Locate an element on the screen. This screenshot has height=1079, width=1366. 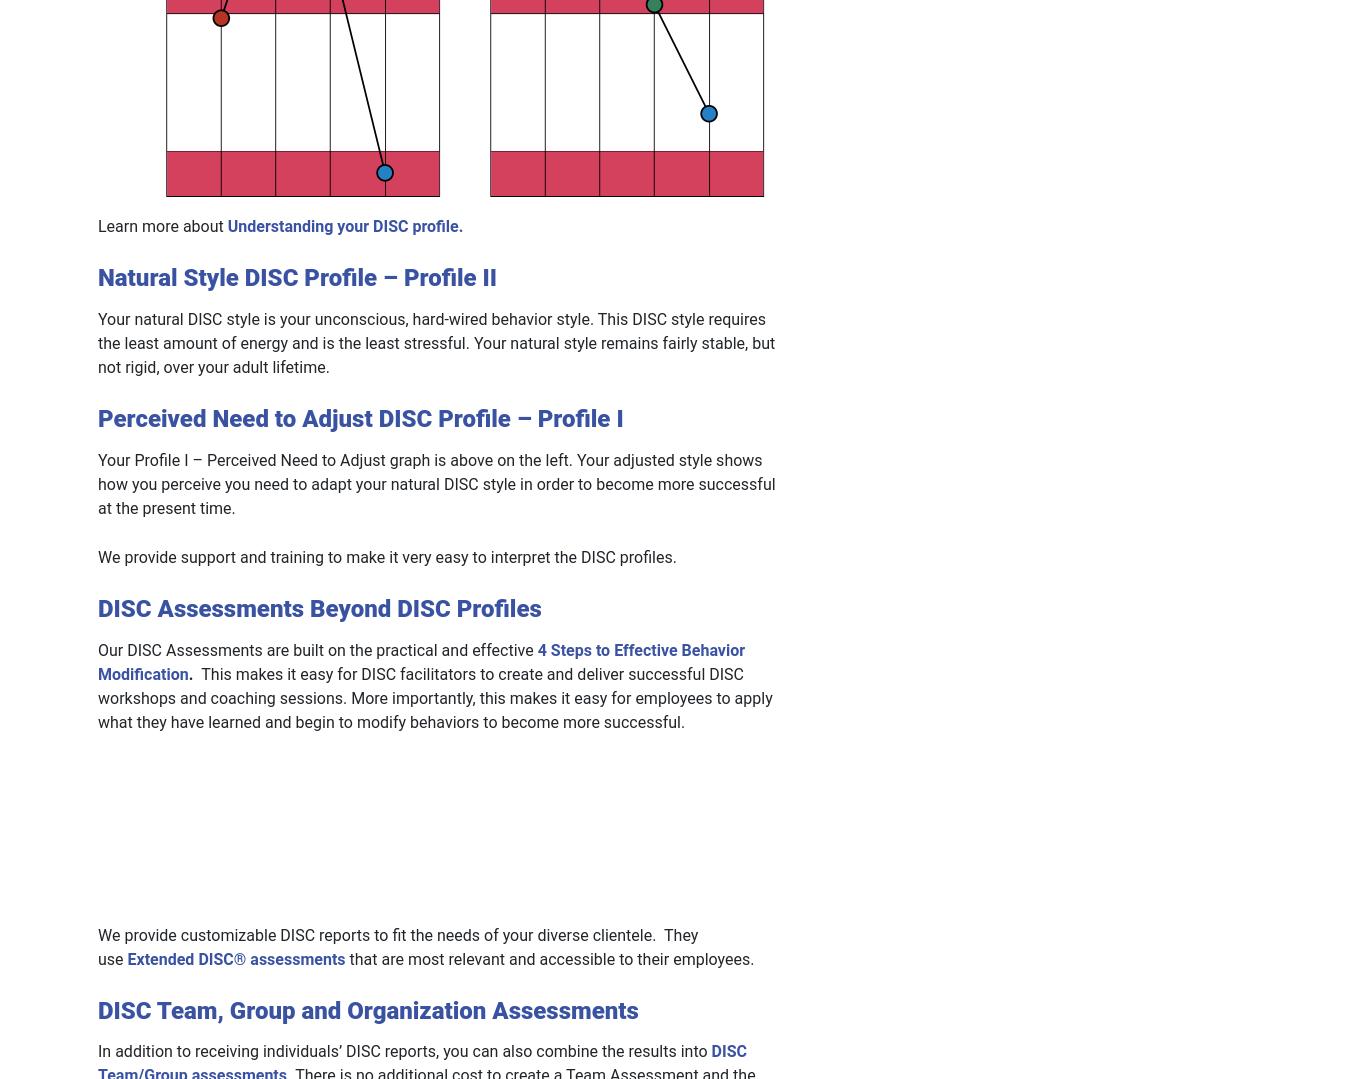
'Your Profile I – Perceived Need to Adjust graph is above on the left. Your adjusted style shows how you perceive you need to adapt your natural DISC style in order to become more successful at the present time.' is located at coordinates (435, 482).